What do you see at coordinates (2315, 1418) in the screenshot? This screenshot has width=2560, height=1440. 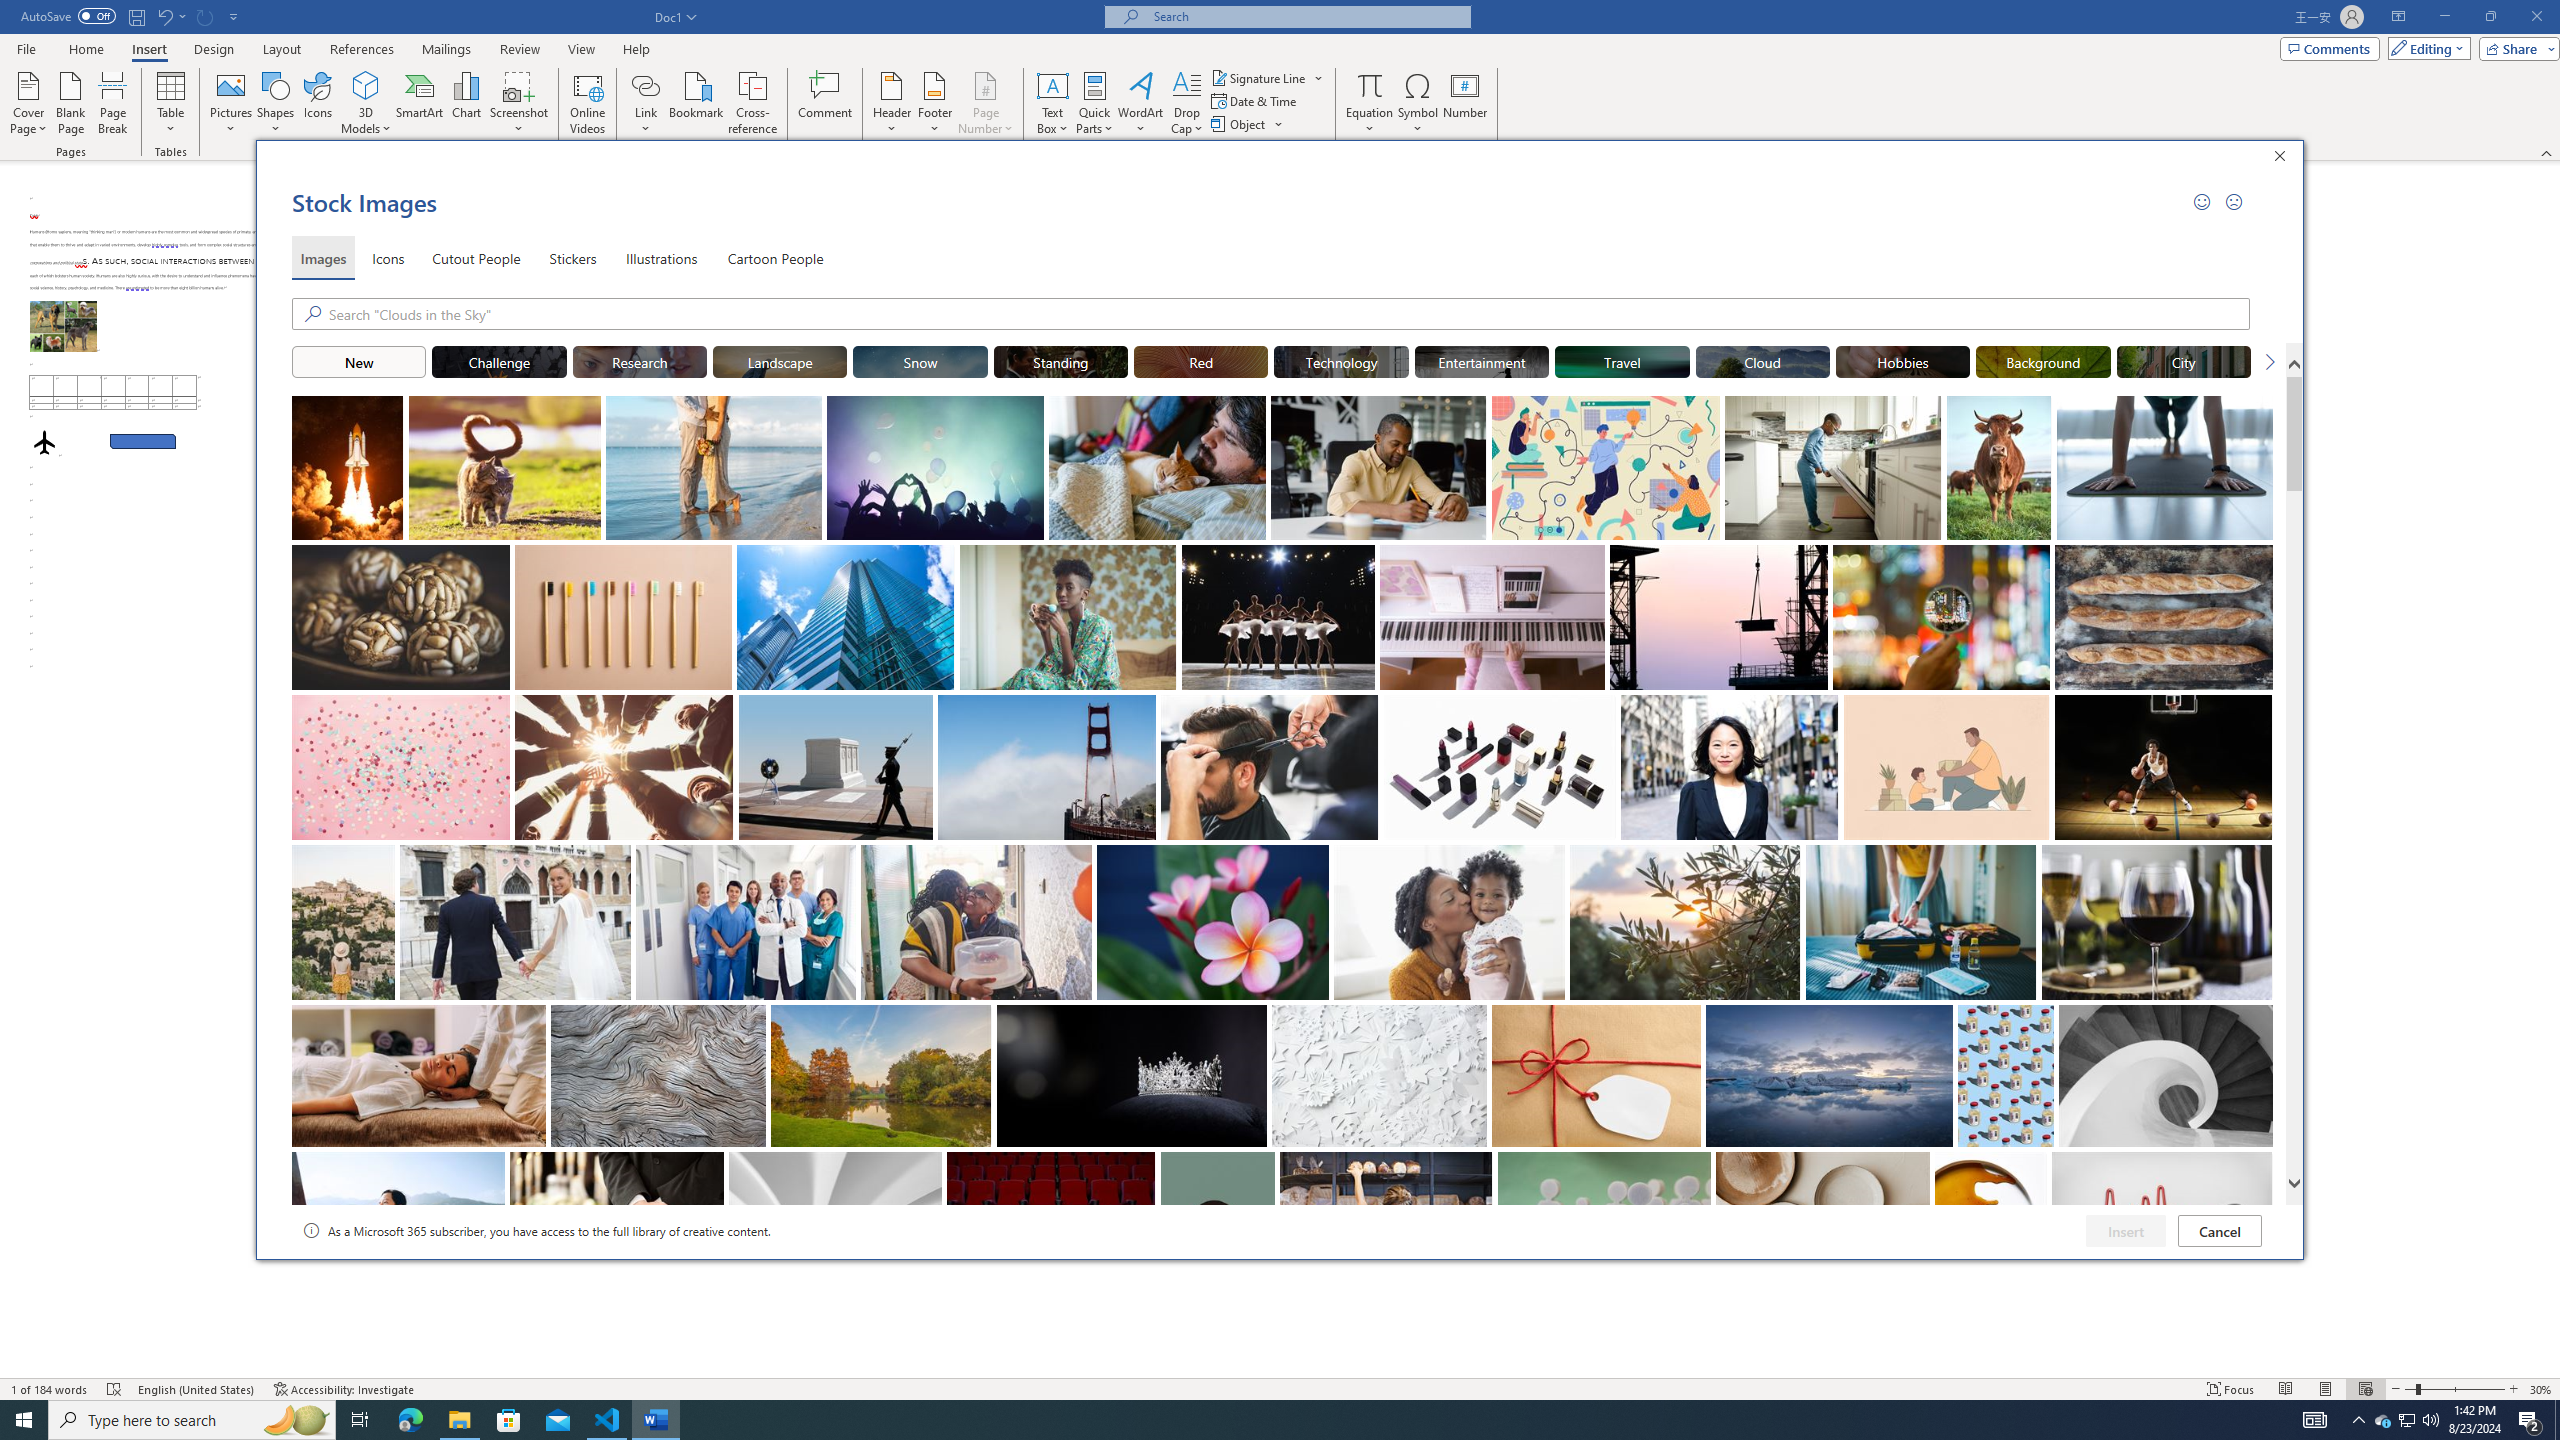 I see `'Notification Chevron'` at bounding box center [2315, 1418].